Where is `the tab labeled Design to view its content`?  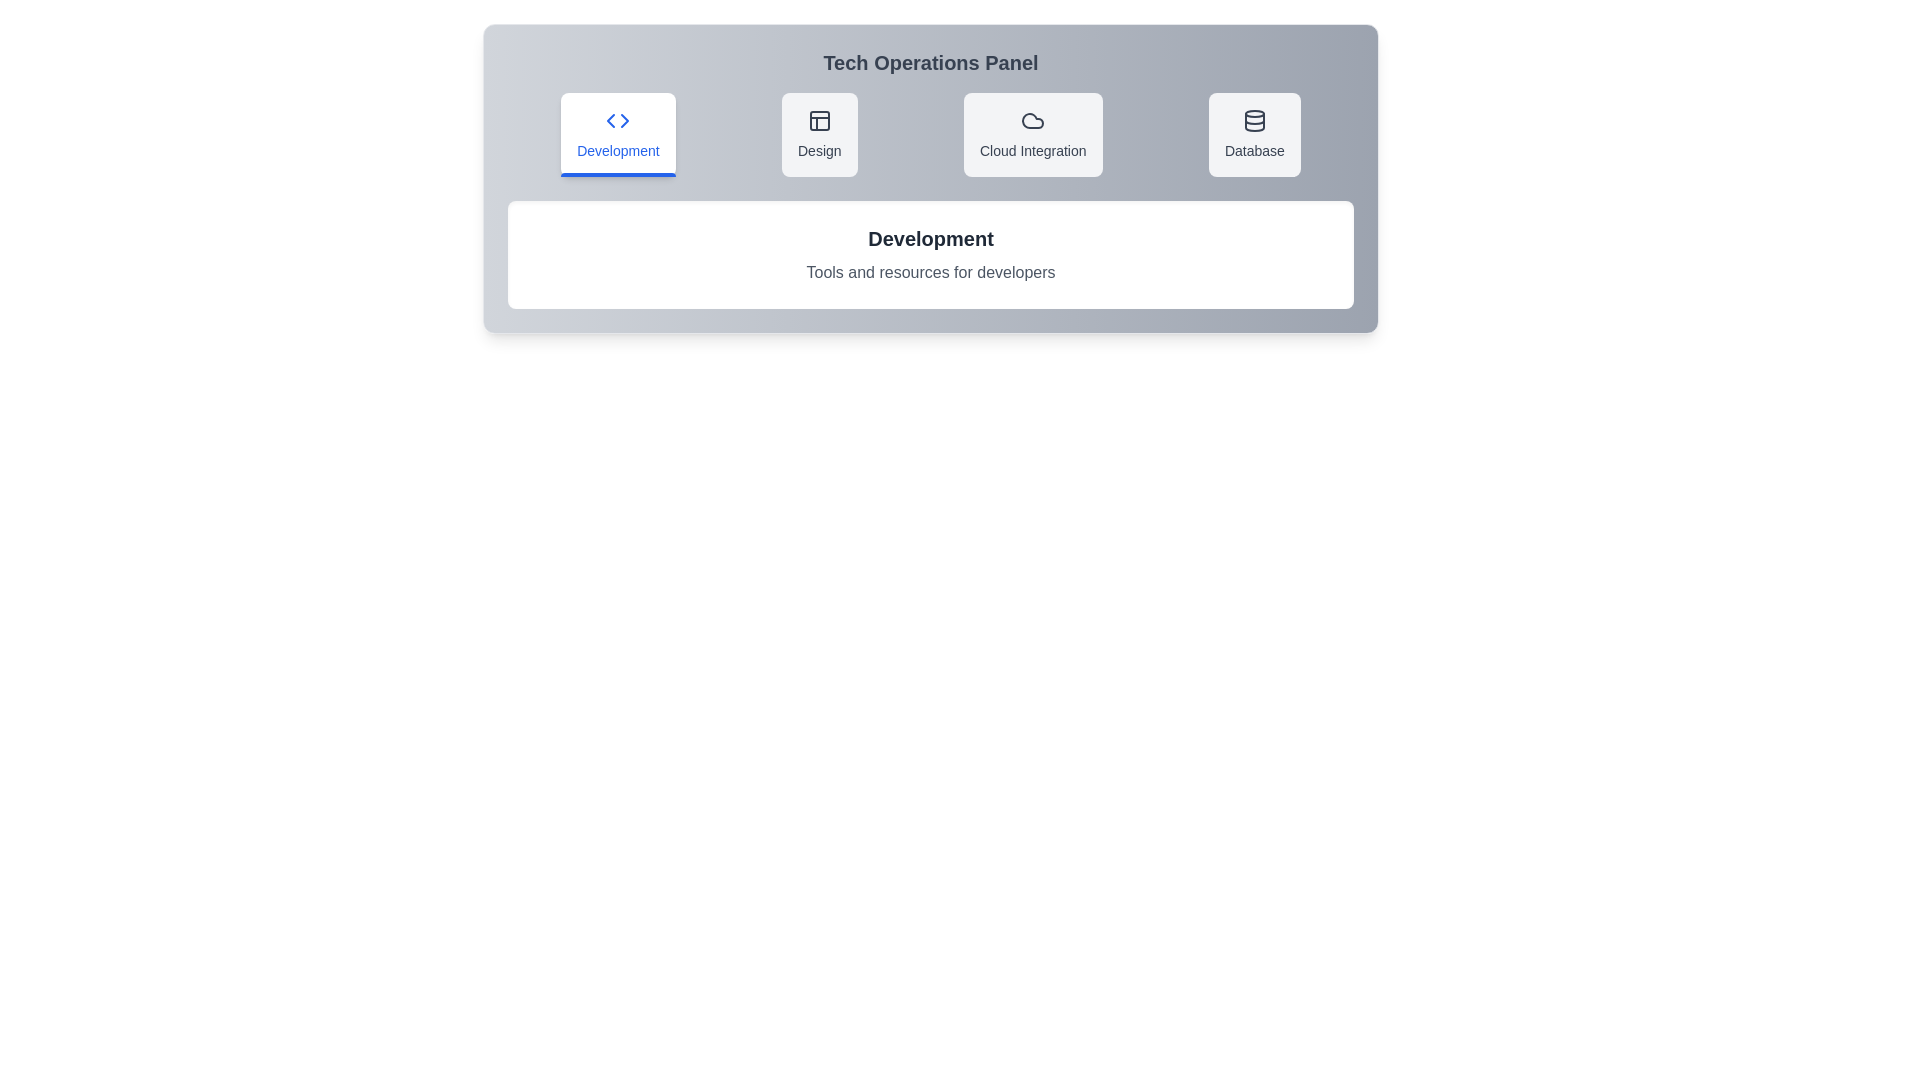 the tab labeled Design to view its content is located at coordinates (819, 135).